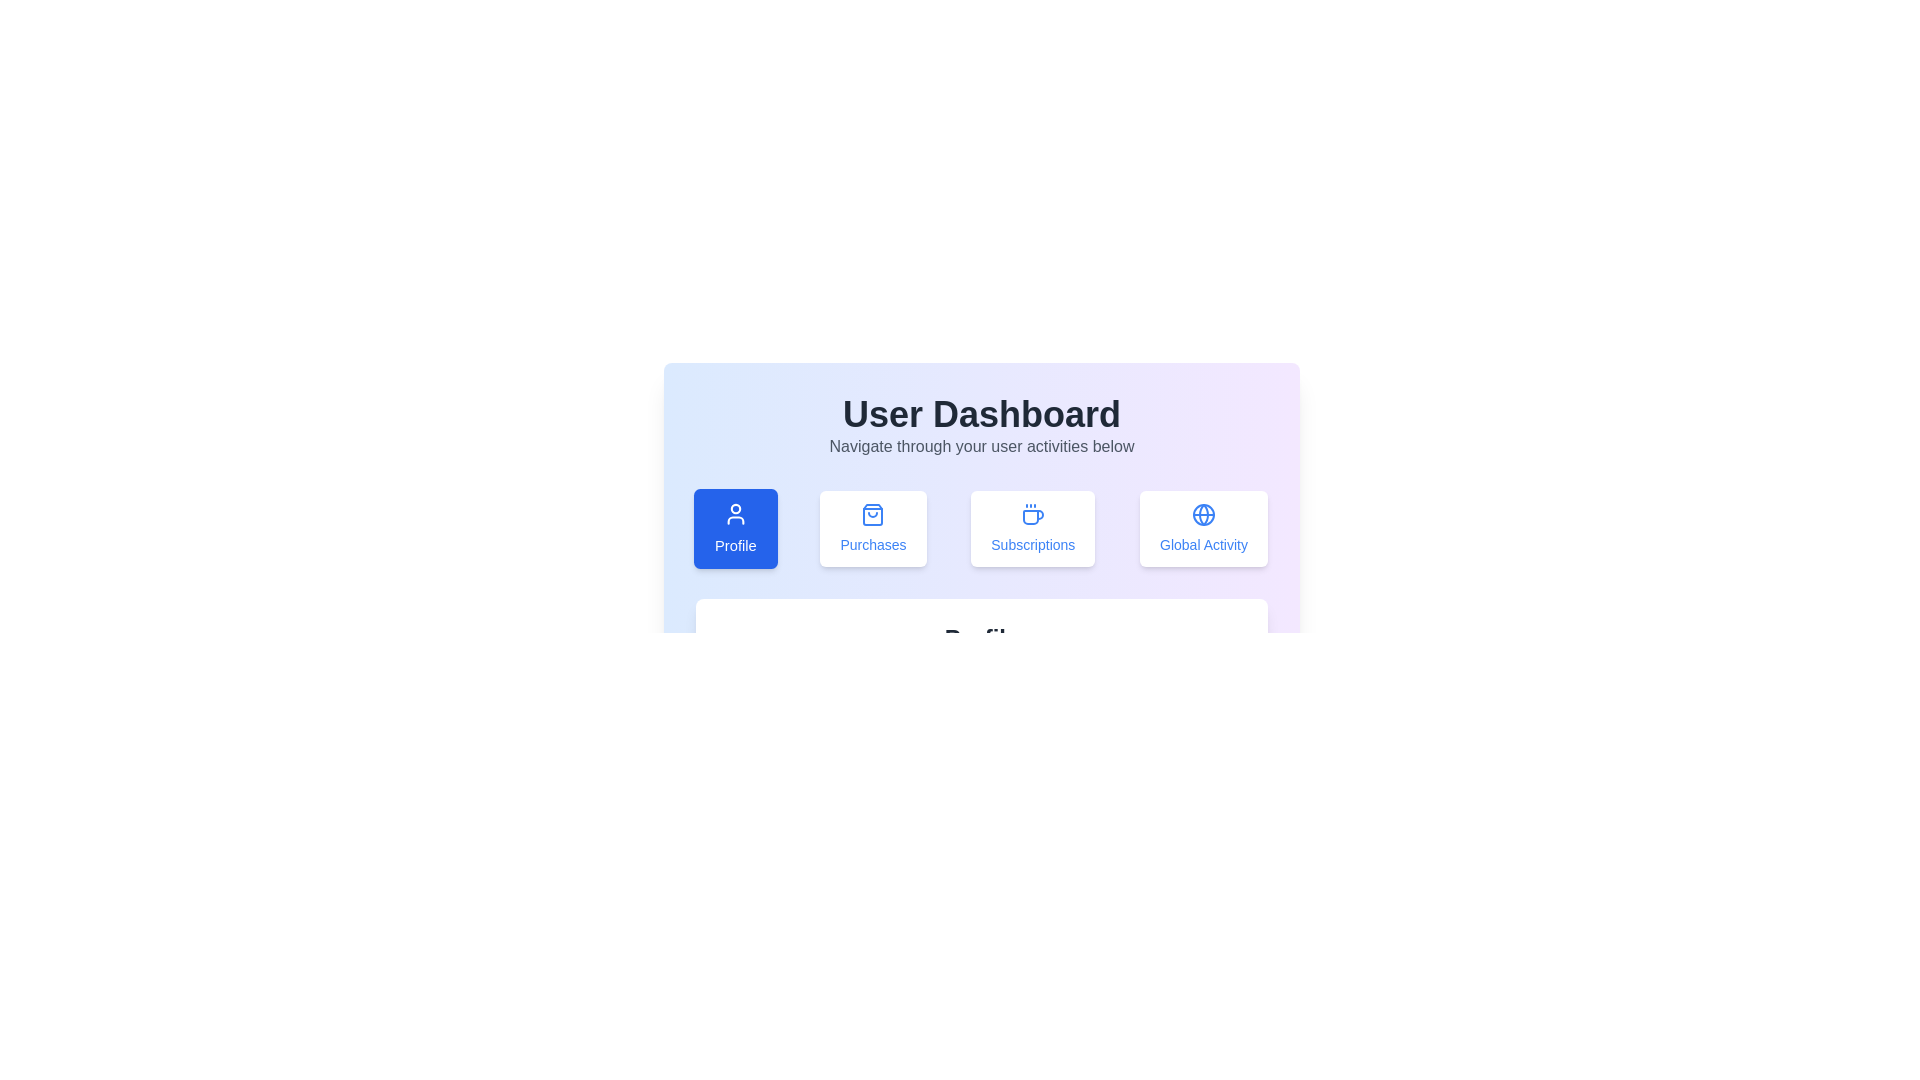 This screenshot has height=1080, width=1920. Describe the element at coordinates (734, 527) in the screenshot. I see `the 'Profile' tab to activate it` at that location.